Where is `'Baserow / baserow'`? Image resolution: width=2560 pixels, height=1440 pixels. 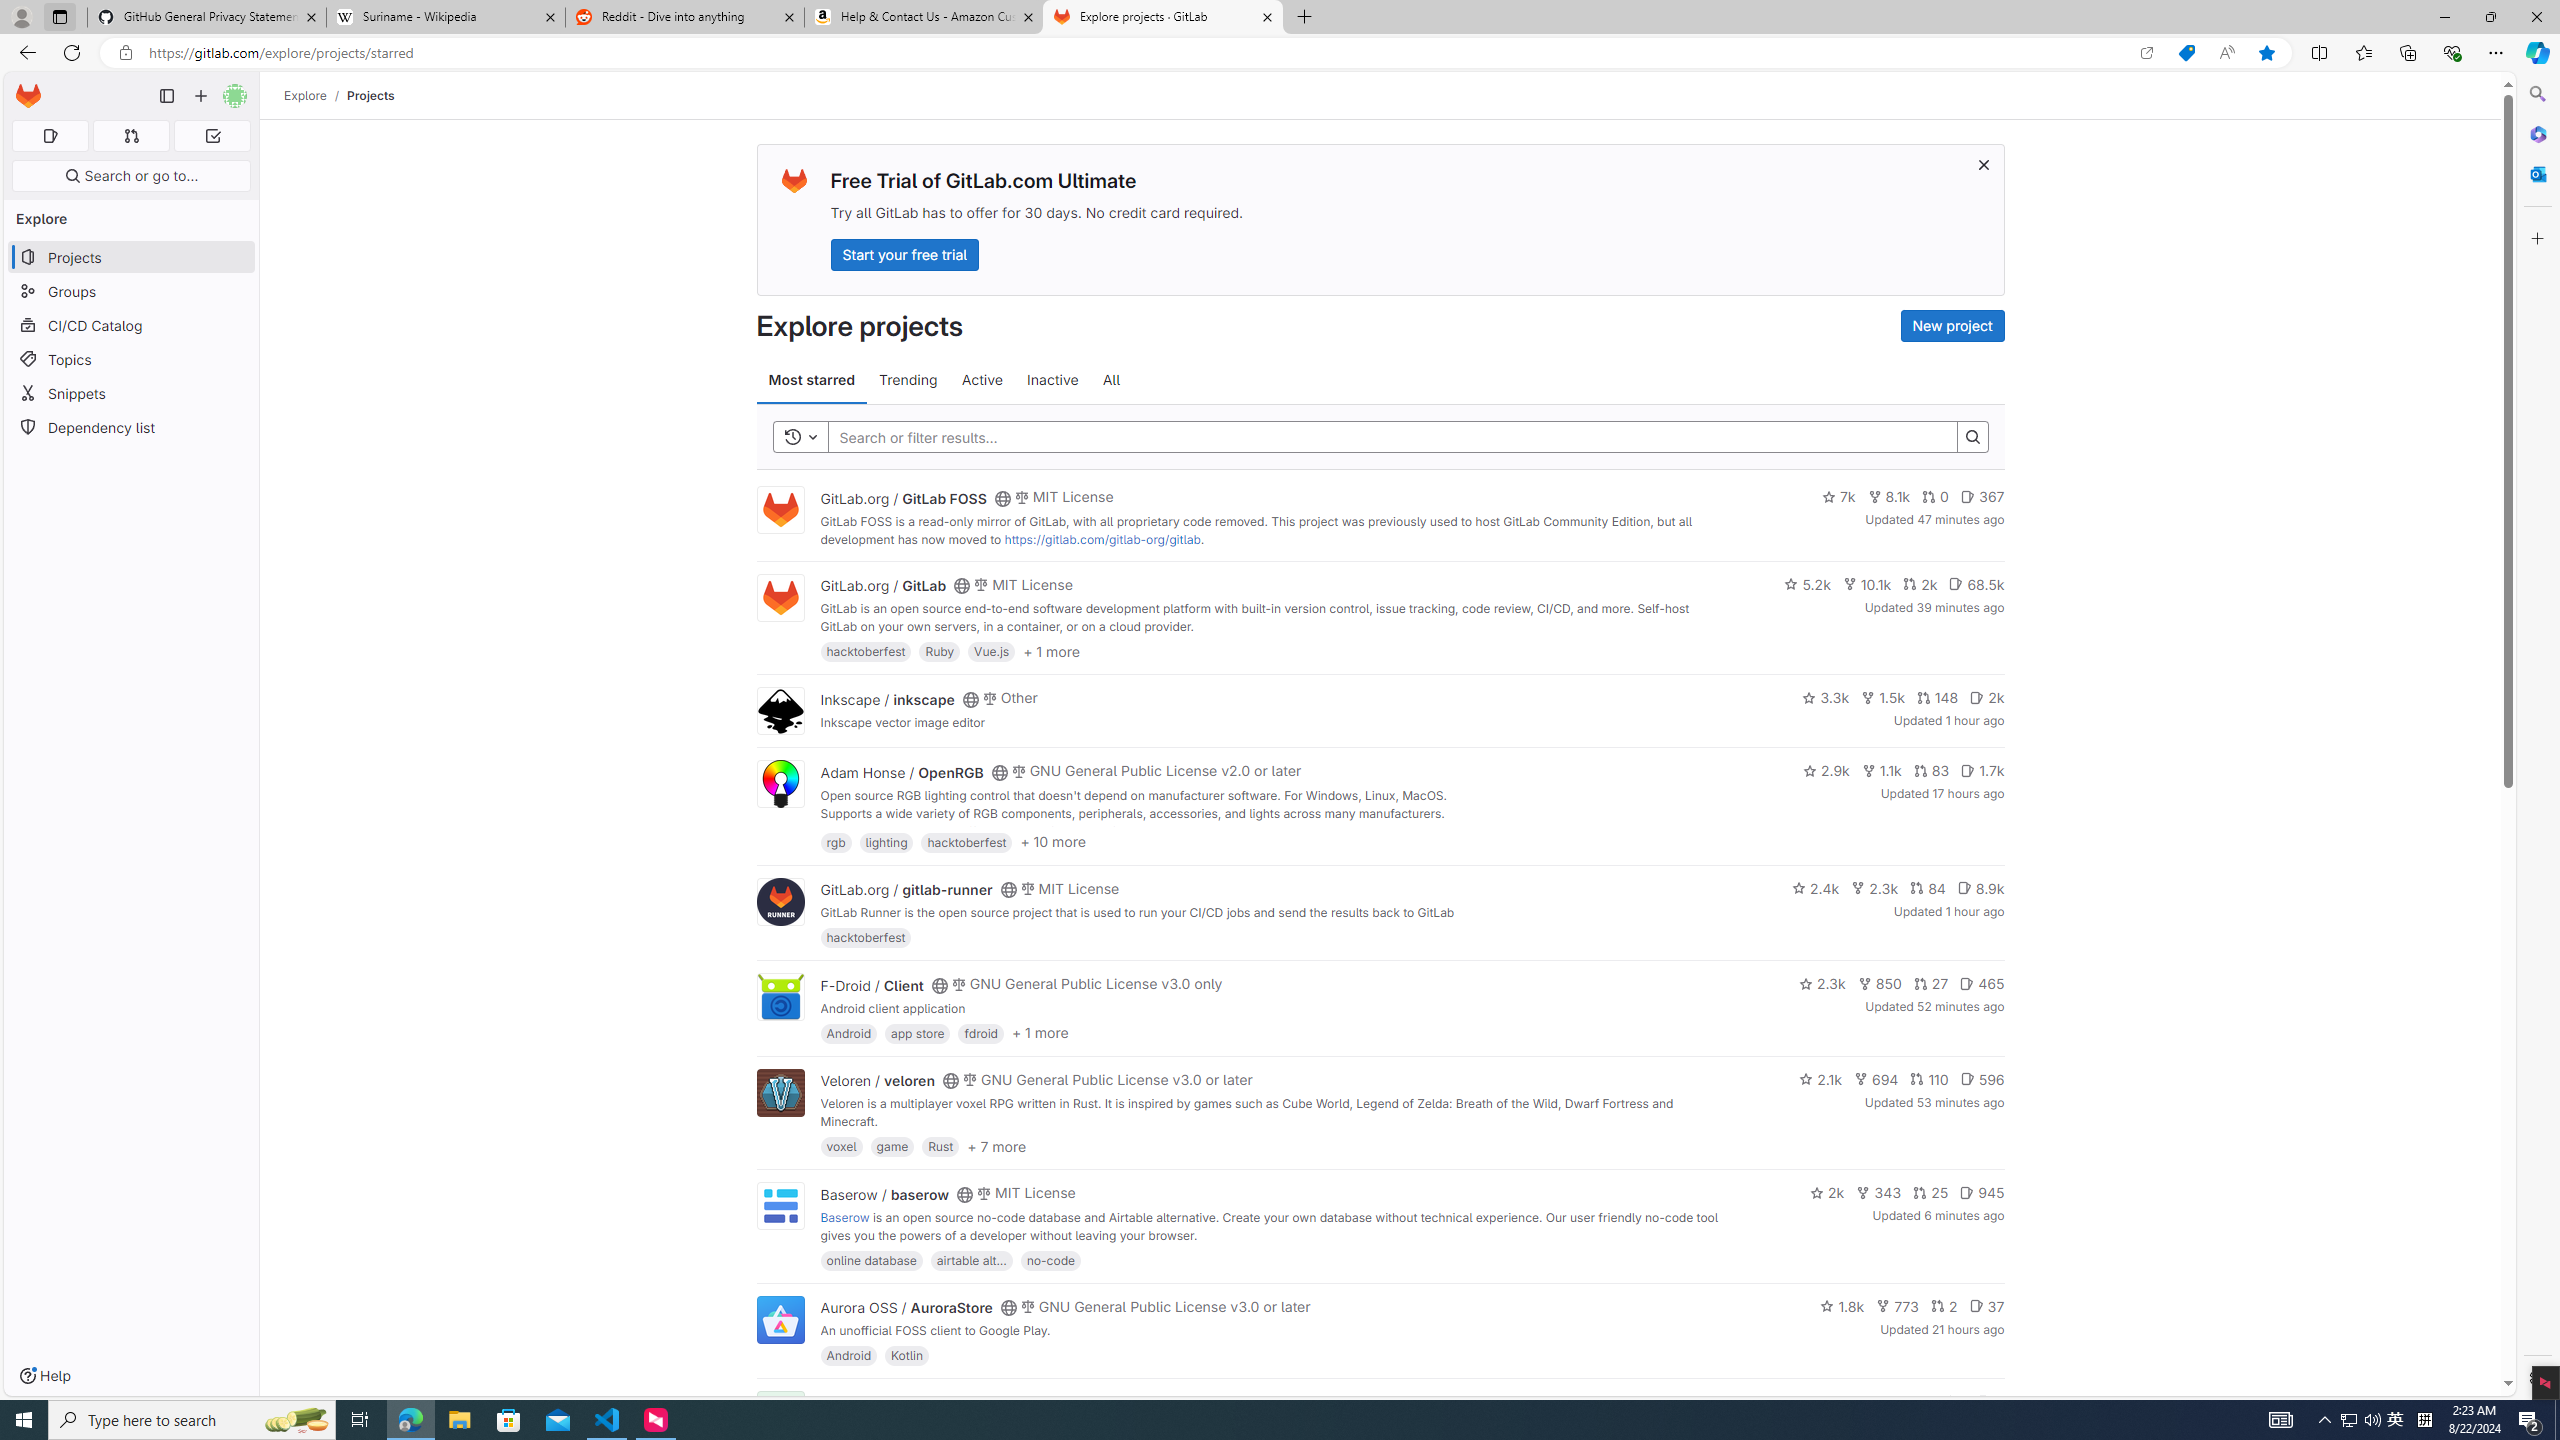
'Baserow / baserow' is located at coordinates (884, 1192).